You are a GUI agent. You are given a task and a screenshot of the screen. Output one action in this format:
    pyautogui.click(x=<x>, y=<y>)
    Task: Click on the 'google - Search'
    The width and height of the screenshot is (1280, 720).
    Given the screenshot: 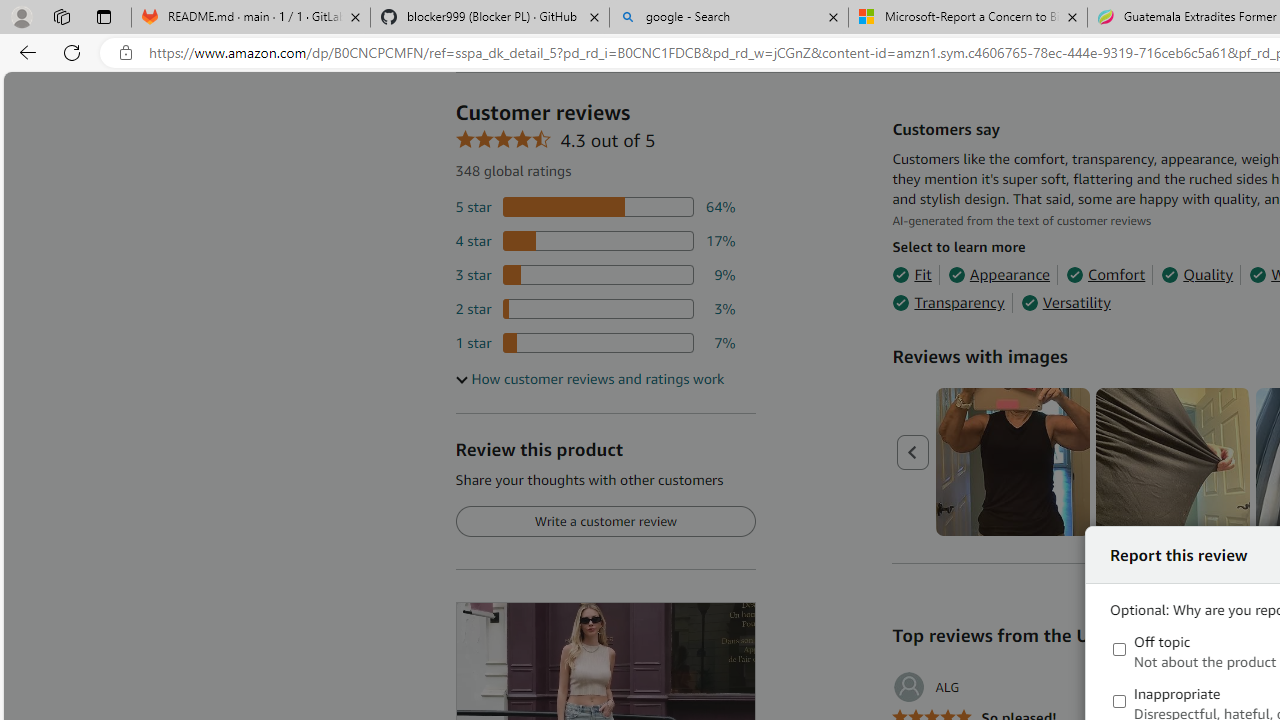 What is the action you would take?
    pyautogui.click(x=728, y=17)
    